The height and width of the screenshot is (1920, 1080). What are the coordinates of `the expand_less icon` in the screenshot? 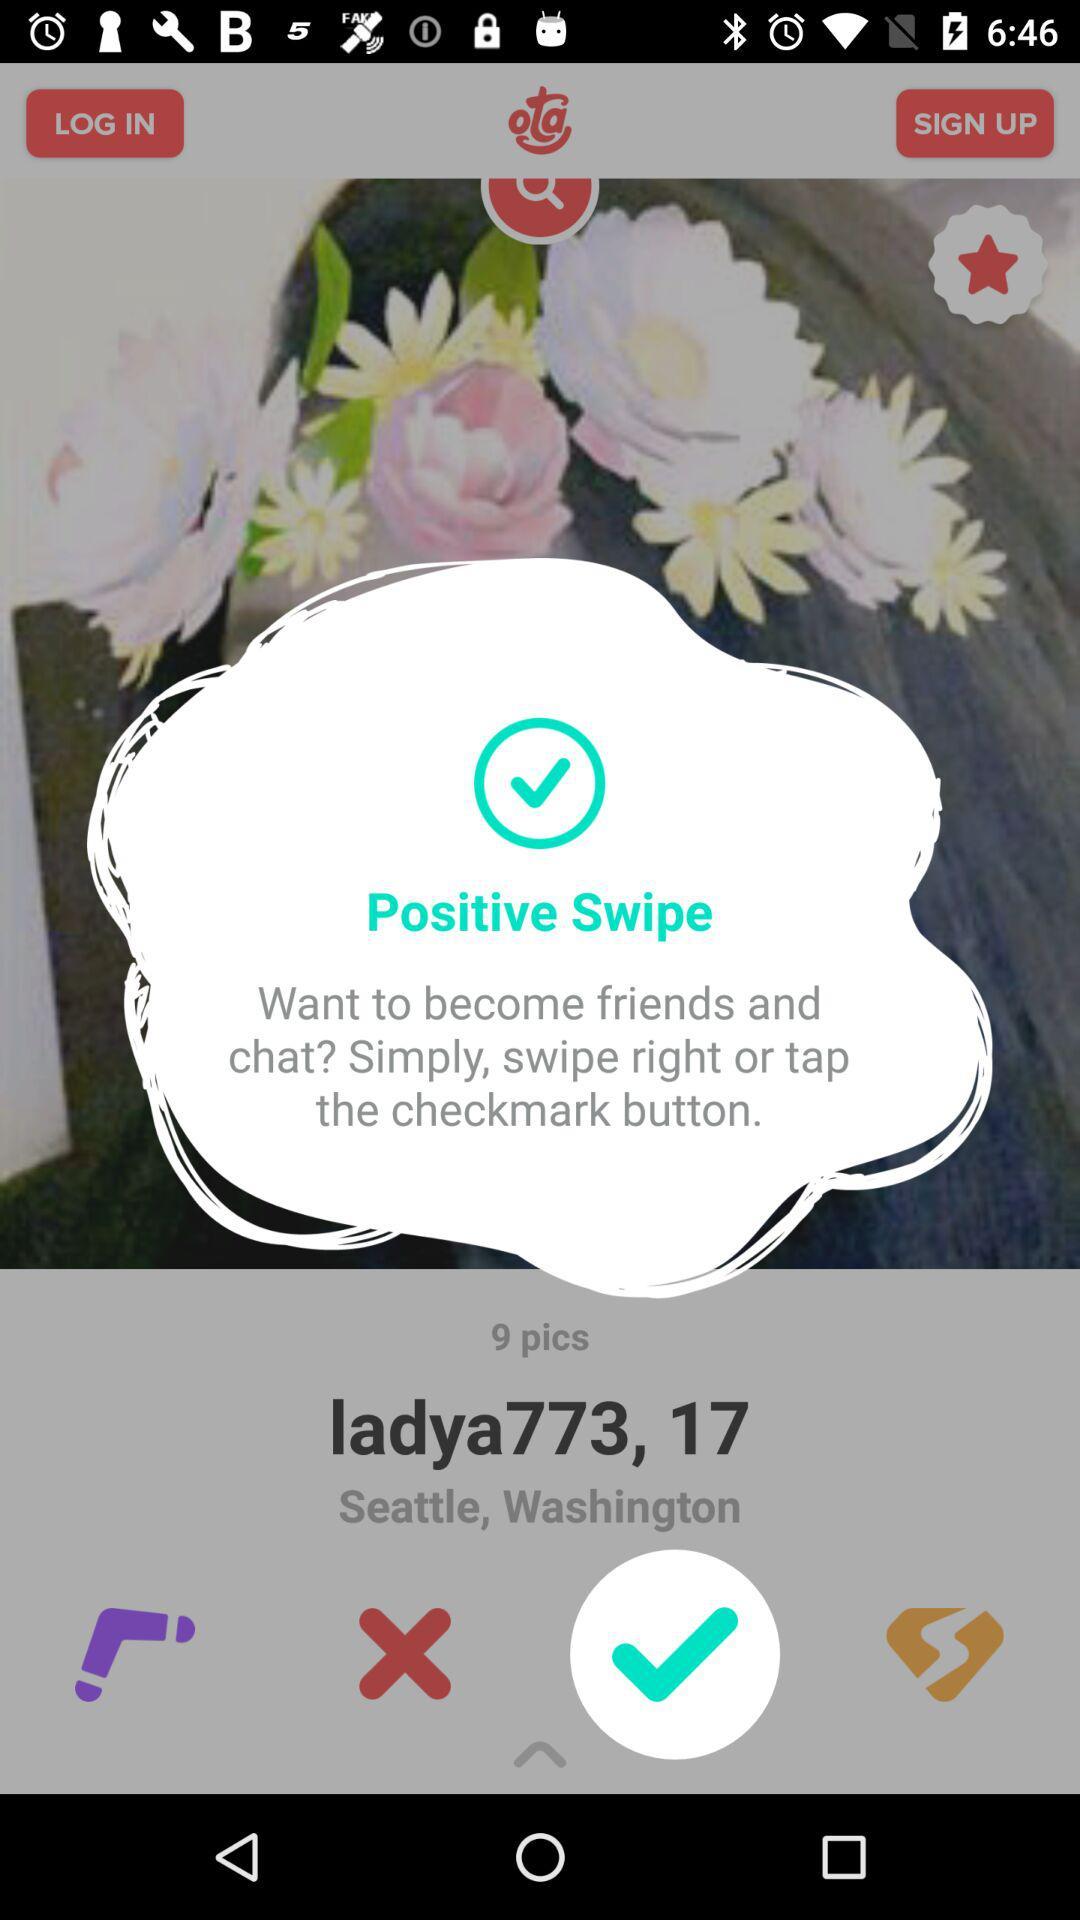 It's located at (540, 1753).